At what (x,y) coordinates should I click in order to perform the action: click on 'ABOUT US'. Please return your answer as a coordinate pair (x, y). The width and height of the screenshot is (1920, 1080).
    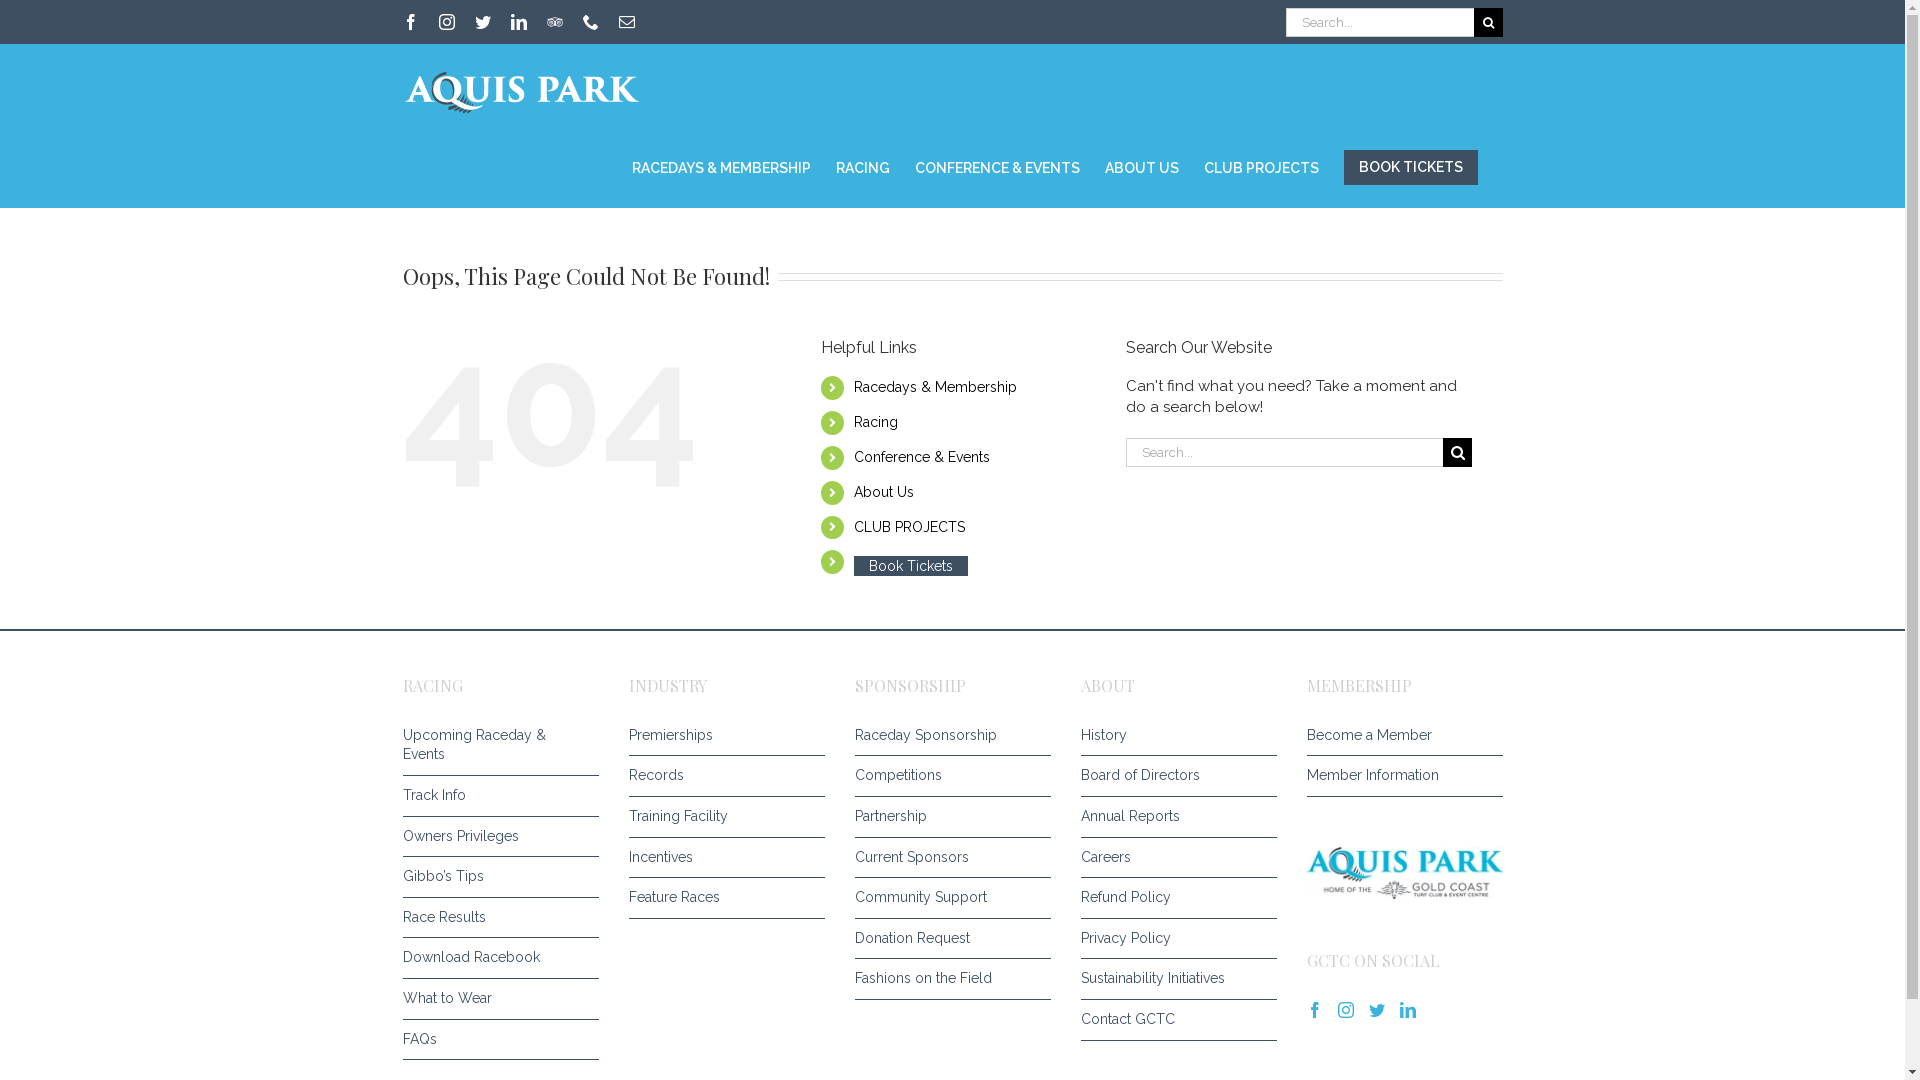
    Looking at the image, I should click on (1141, 165).